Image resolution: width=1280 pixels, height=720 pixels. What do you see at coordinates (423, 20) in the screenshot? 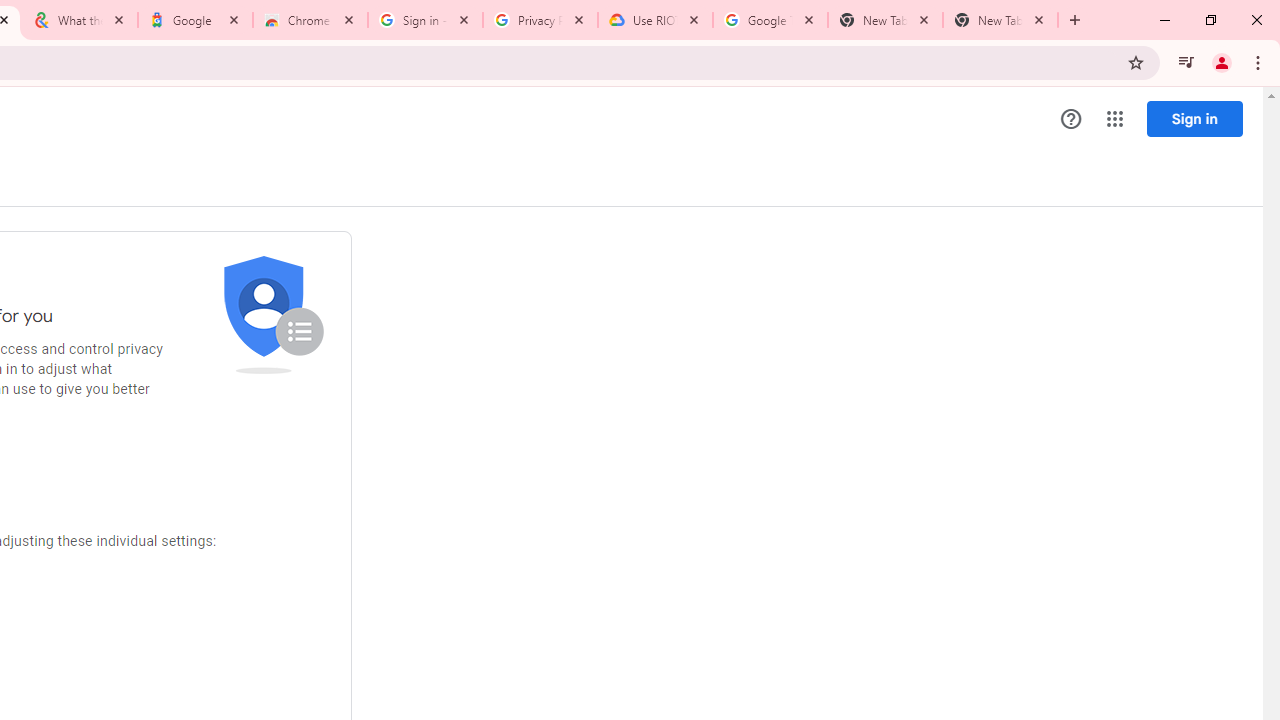
I see `'Sign in - Google Accounts'` at bounding box center [423, 20].